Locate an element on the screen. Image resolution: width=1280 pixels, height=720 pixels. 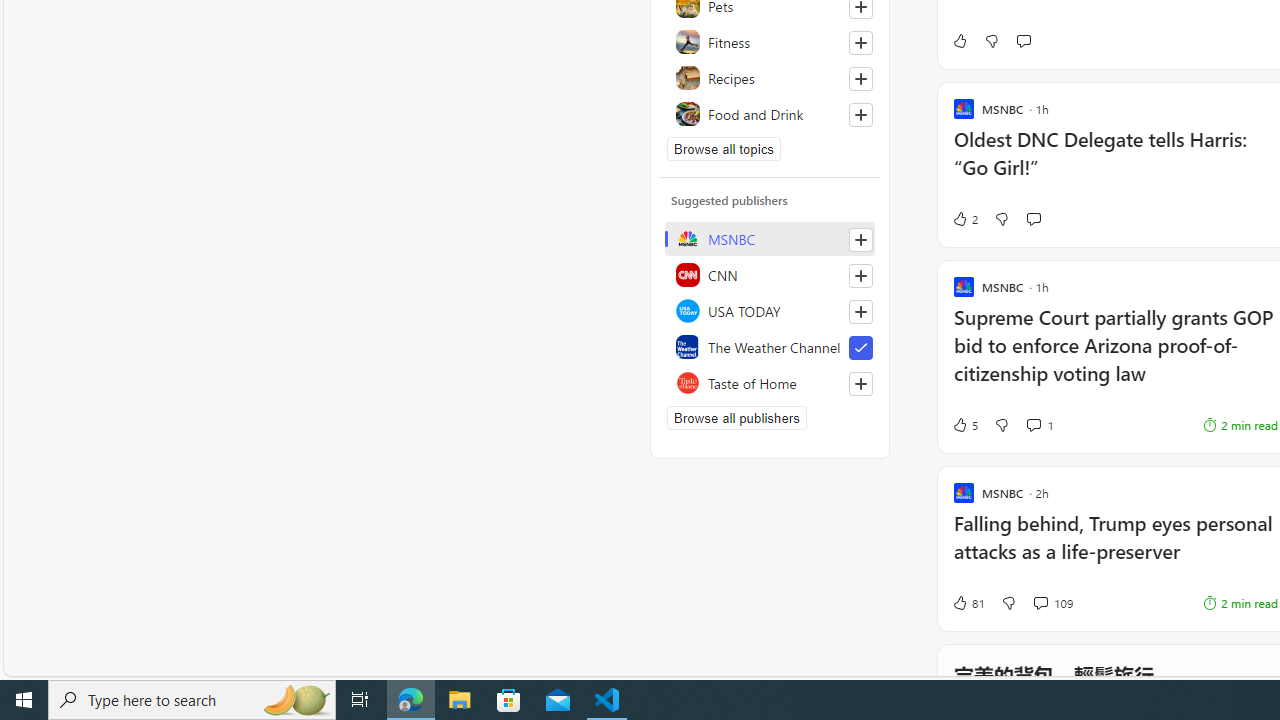
'View comments 1 Comment' is located at coordinates (1040, 424).